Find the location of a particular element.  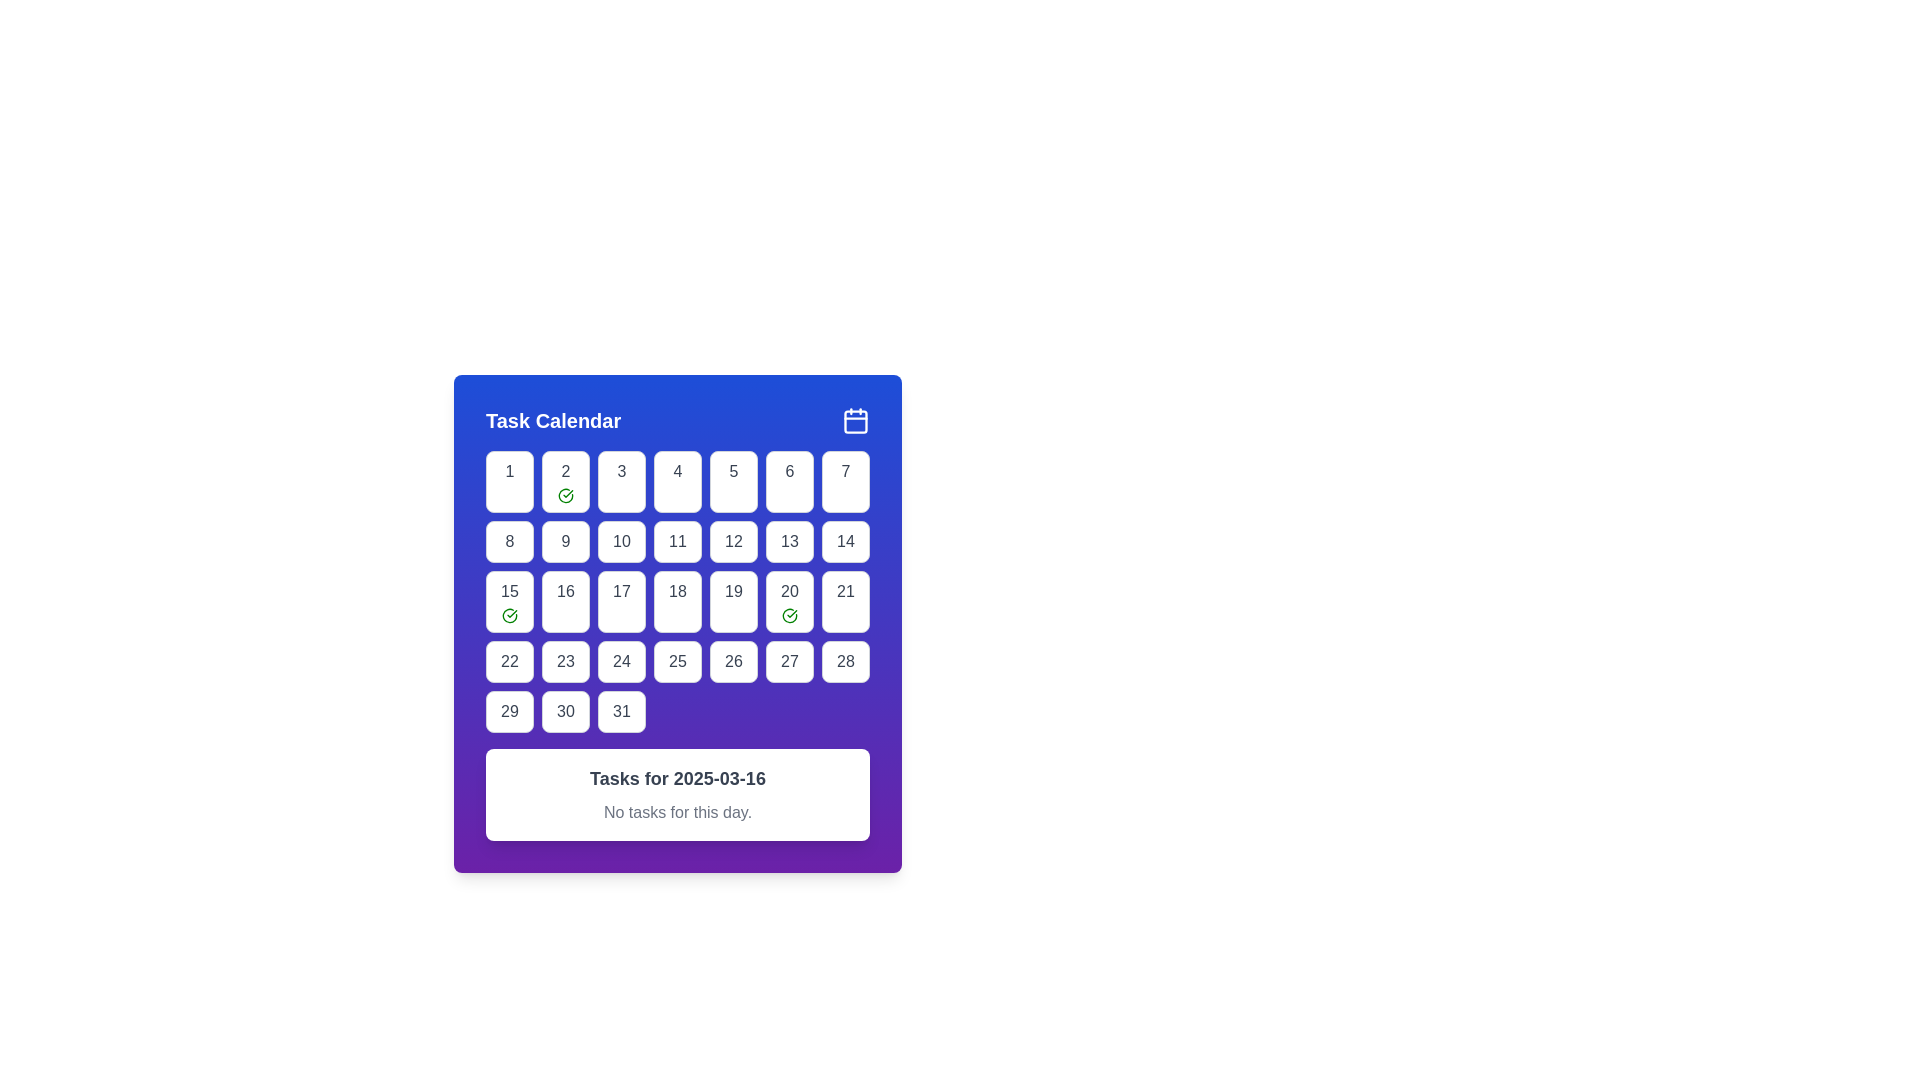

date information displayed by the text label showing the number 15, located in the second row and third column of the calendar grid is located at coordinates (509, 590).